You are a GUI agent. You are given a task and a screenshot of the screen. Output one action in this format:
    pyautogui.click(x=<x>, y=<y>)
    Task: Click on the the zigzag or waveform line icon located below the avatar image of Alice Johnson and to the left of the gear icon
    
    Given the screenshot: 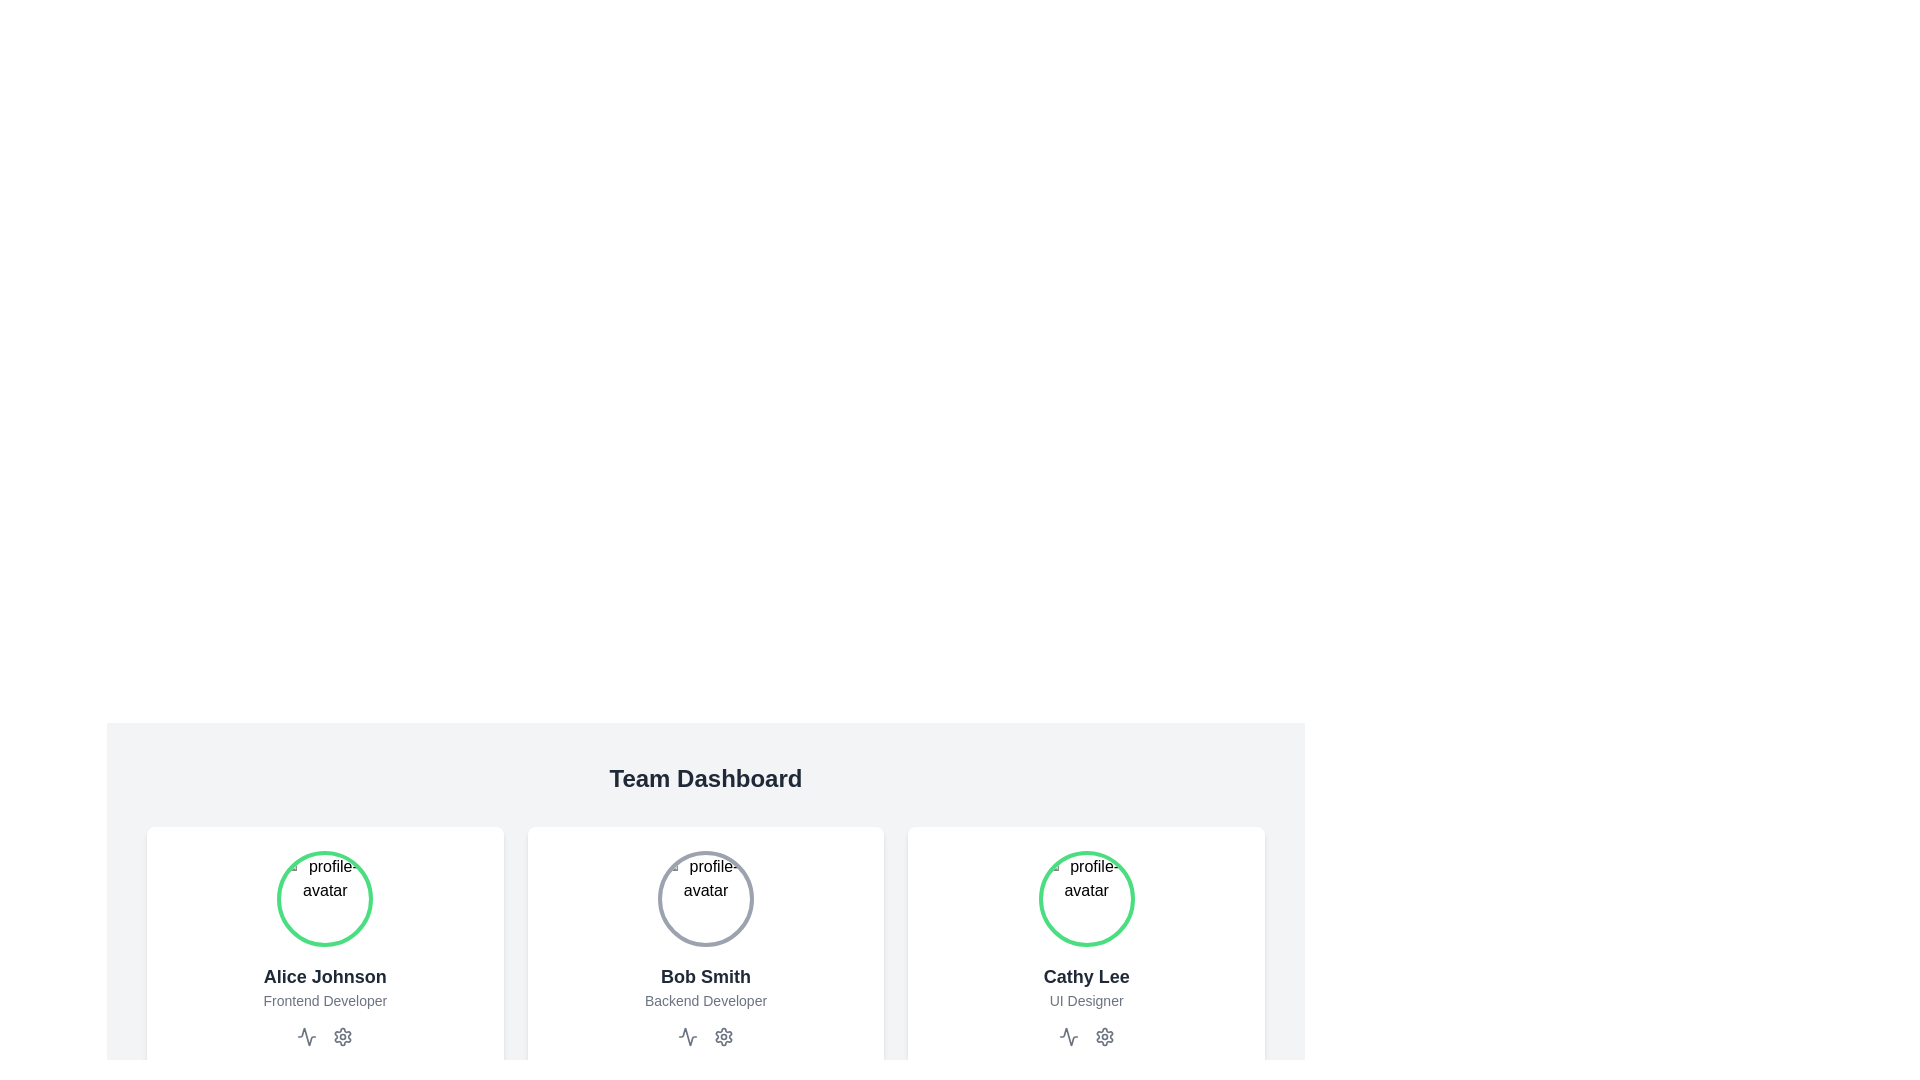 What is the action you would take?
    pyautogui.click(x=306, y=1036)
    